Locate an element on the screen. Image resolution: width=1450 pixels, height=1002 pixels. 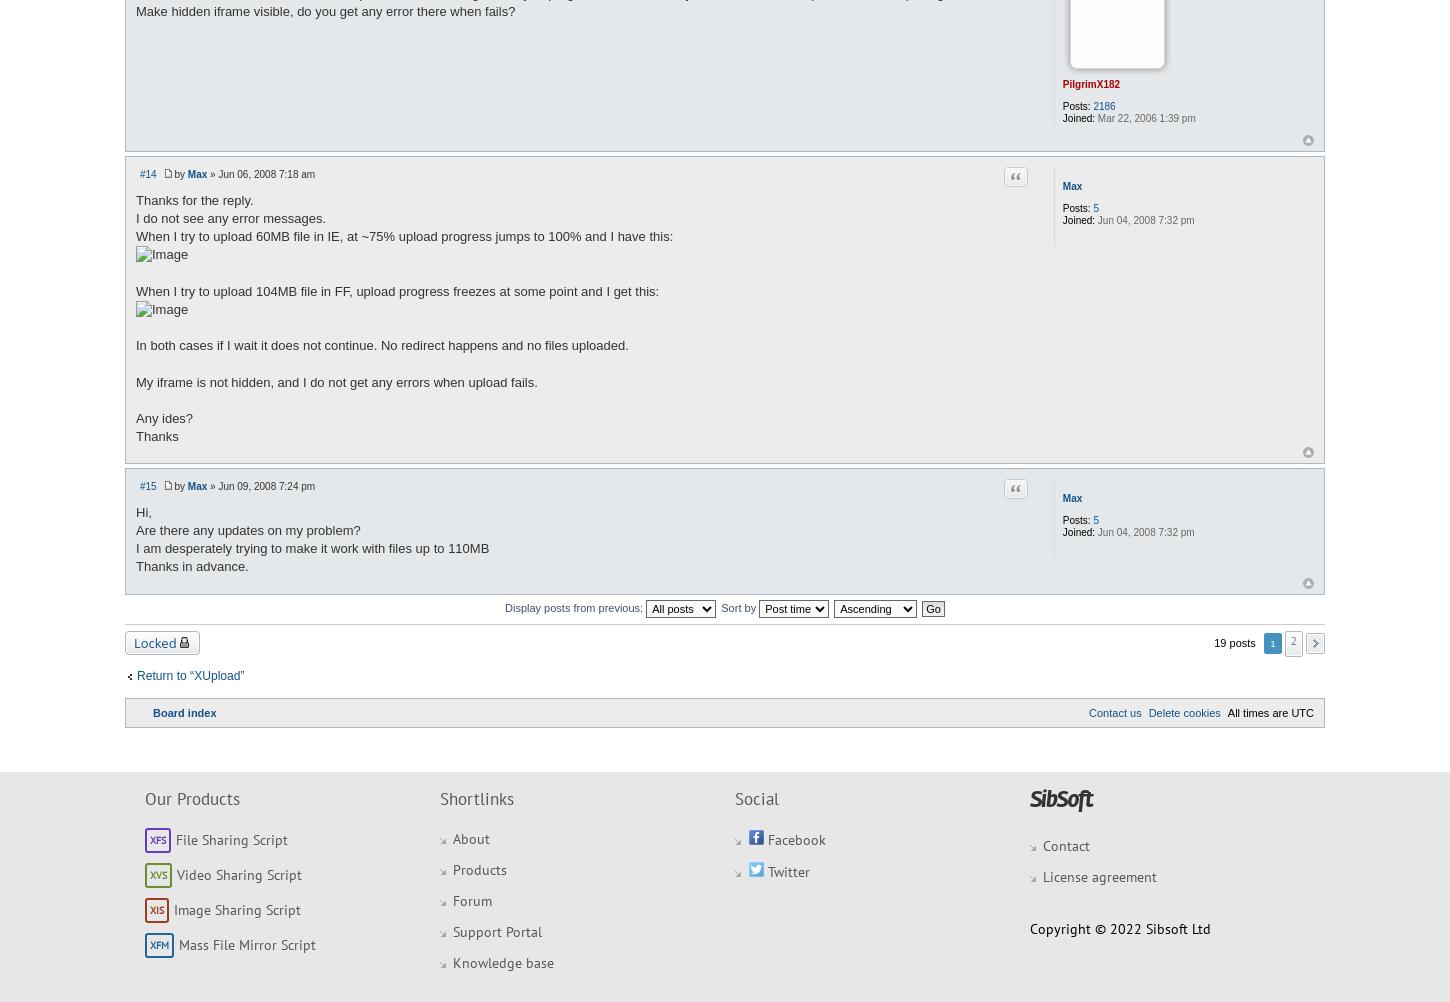
'Products' is located at coordinates (478, 869).